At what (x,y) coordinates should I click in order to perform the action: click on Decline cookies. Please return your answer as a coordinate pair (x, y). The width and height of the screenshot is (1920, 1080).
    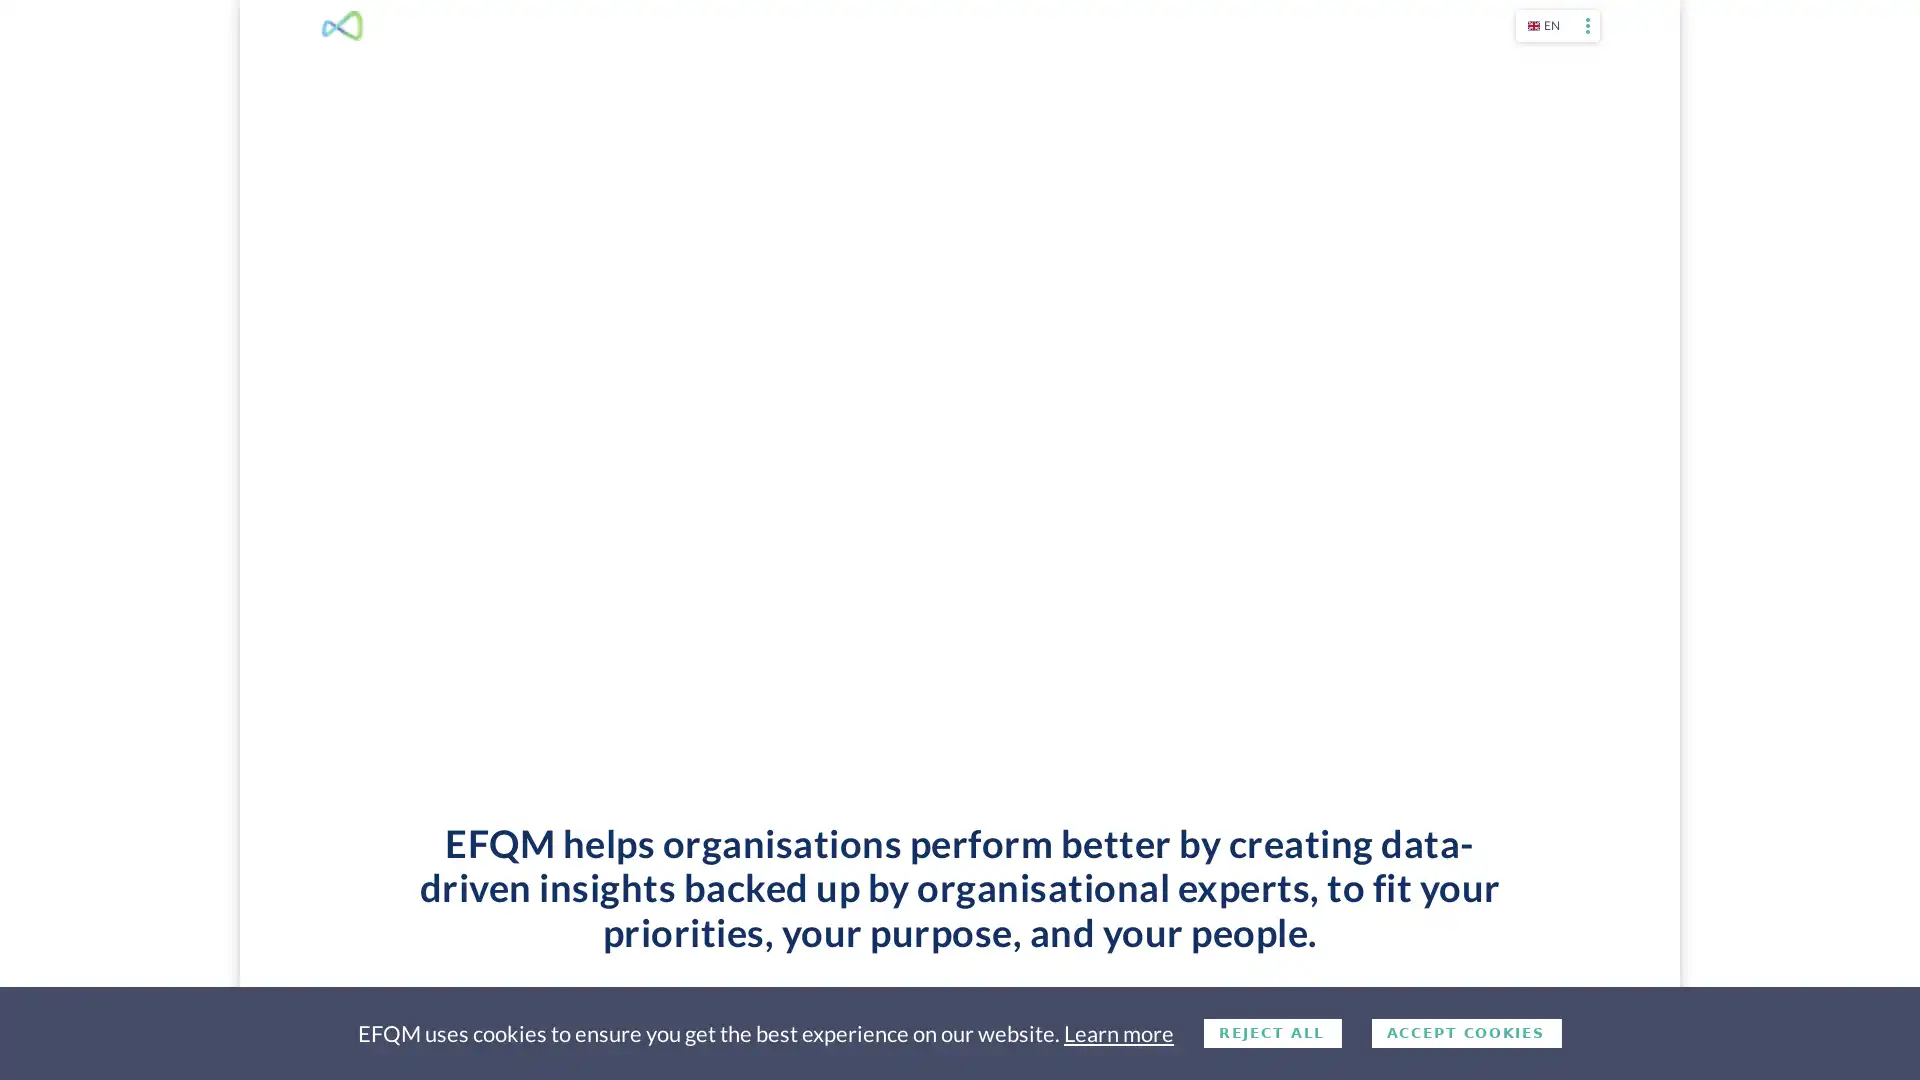
    Looking at the image, I should click on (1271, 1032).